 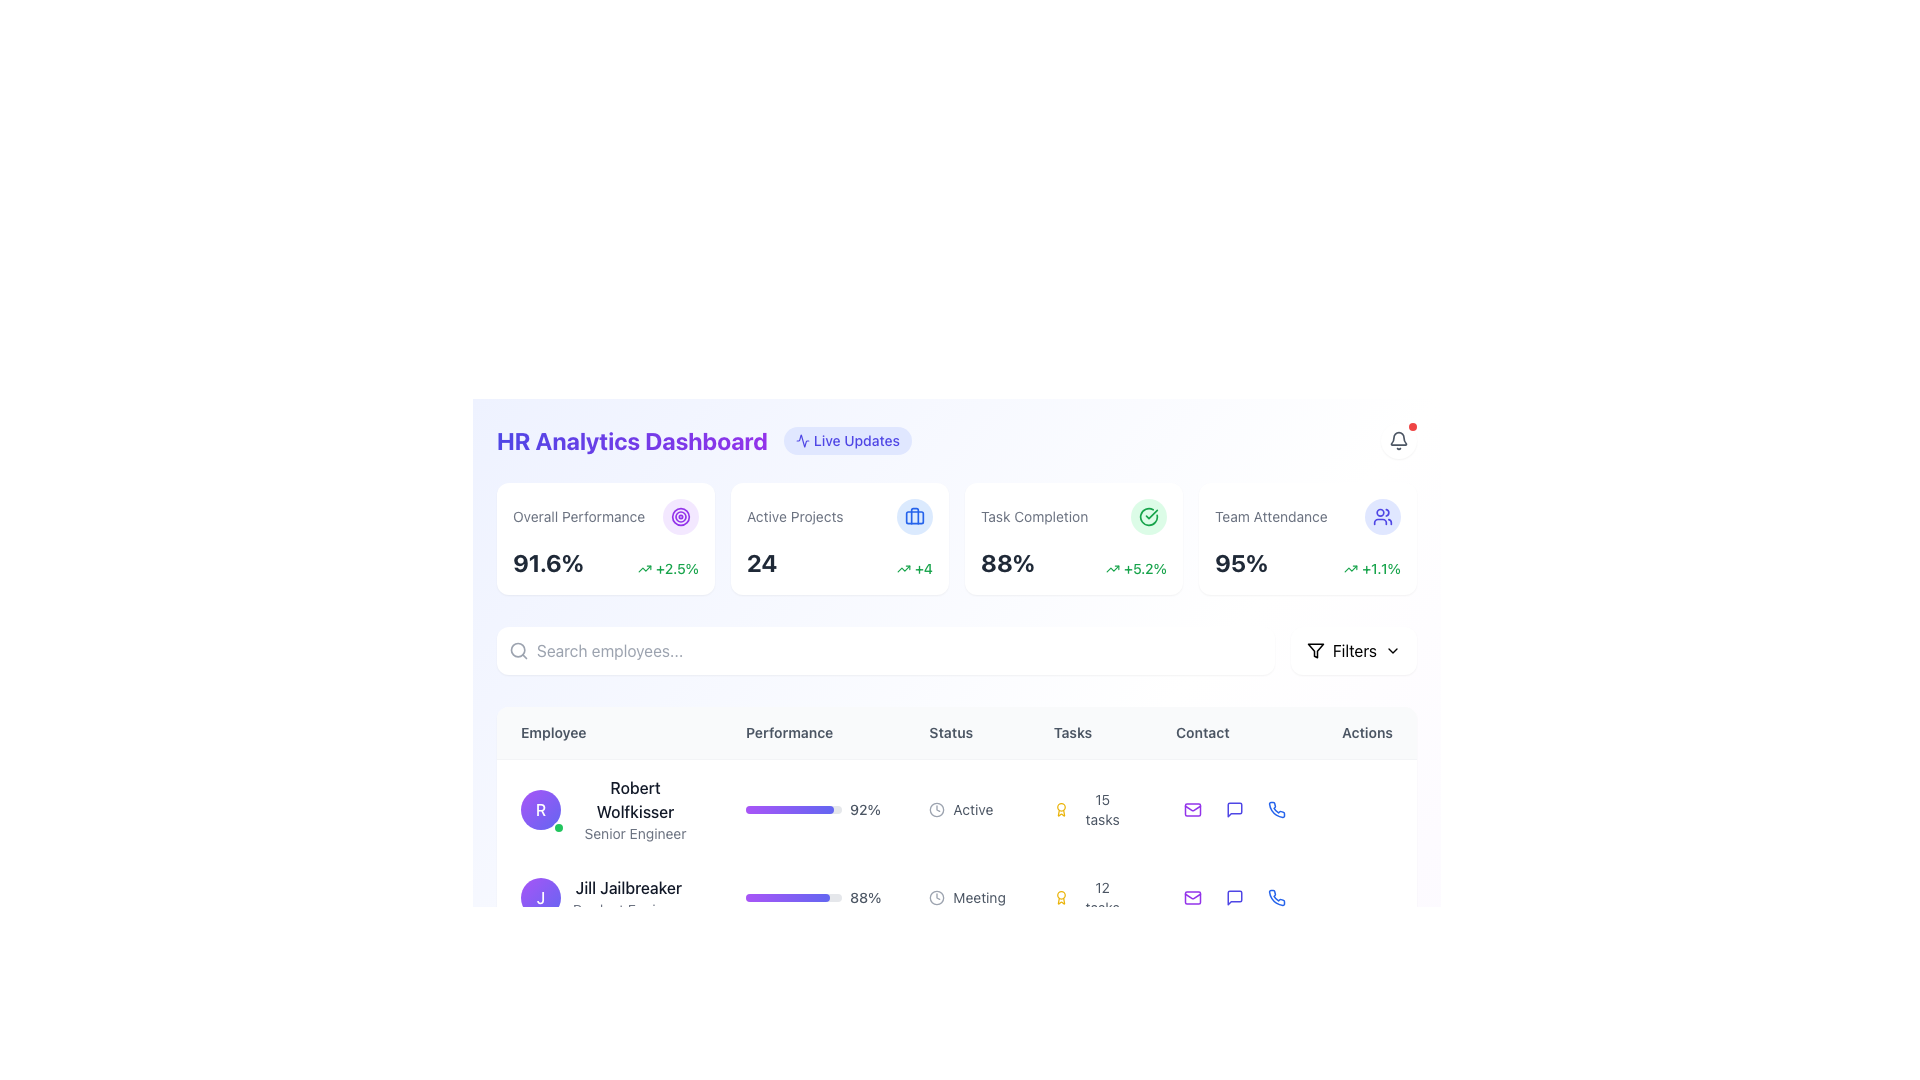 I want to click on the downward chevron icon located to the right of the 'Filters' label, so click(x=1391, y=651).